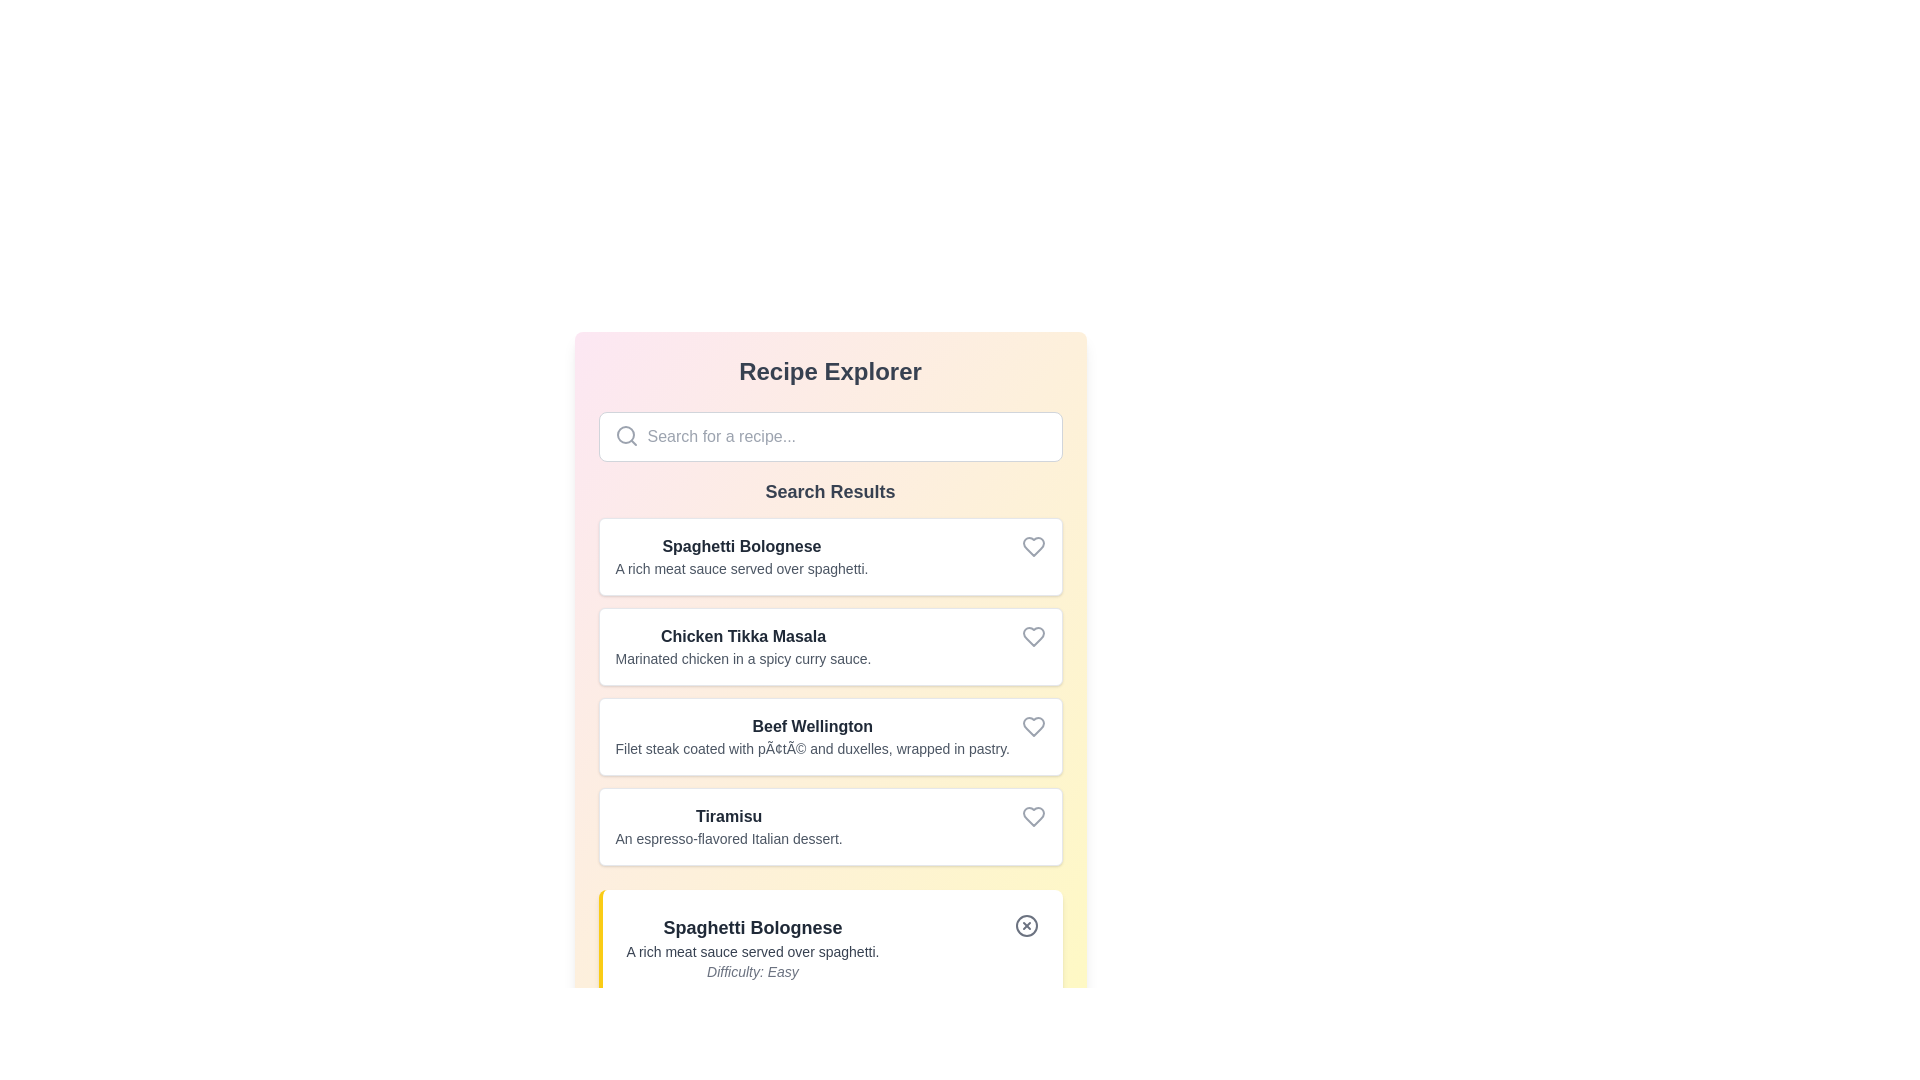 The height and width of the screenshot is (1080, 1920). What do you see at coordinates (752, 971) in the screenshot?
I see `the static label indicating the difficulty level of the recipe 'Spaghetti Bolognese', which is positioned below the description text 'A rich meat sauce served over spaghetti.'` at bounding box center [752, 971].